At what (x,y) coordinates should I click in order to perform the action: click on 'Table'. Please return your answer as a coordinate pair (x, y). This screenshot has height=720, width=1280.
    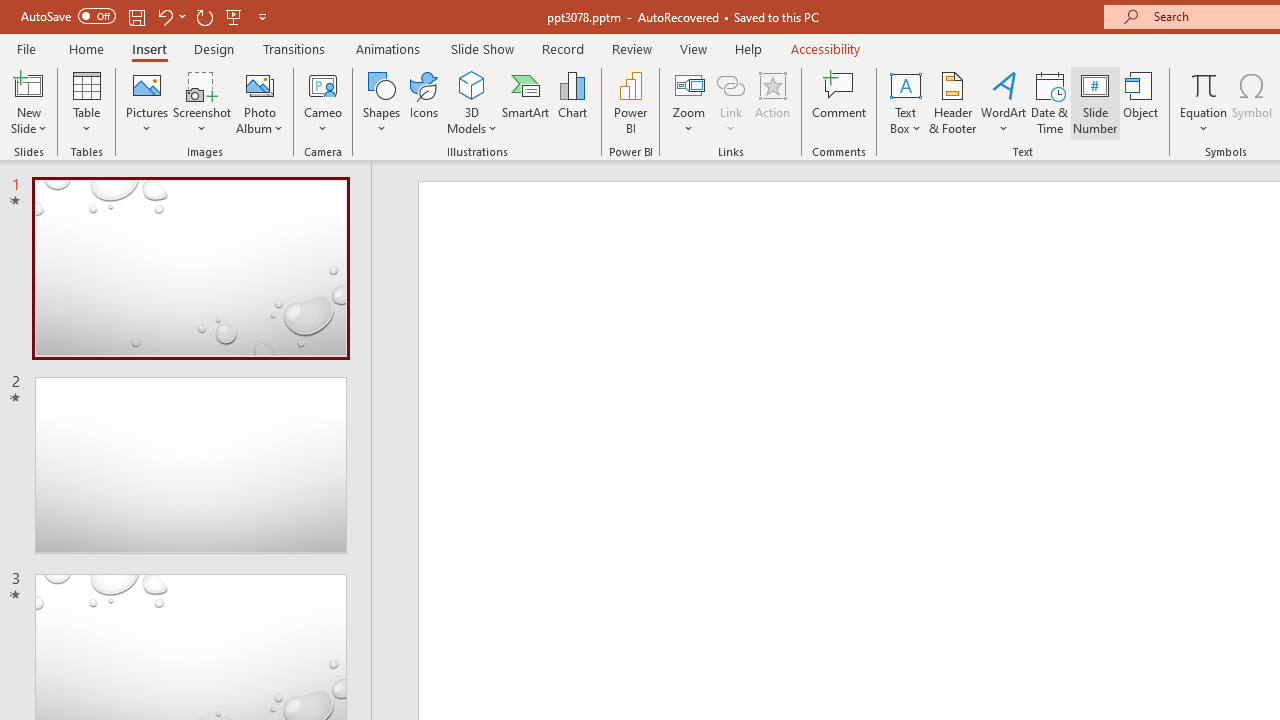
    Looking at the image, I should click on (86, 103).